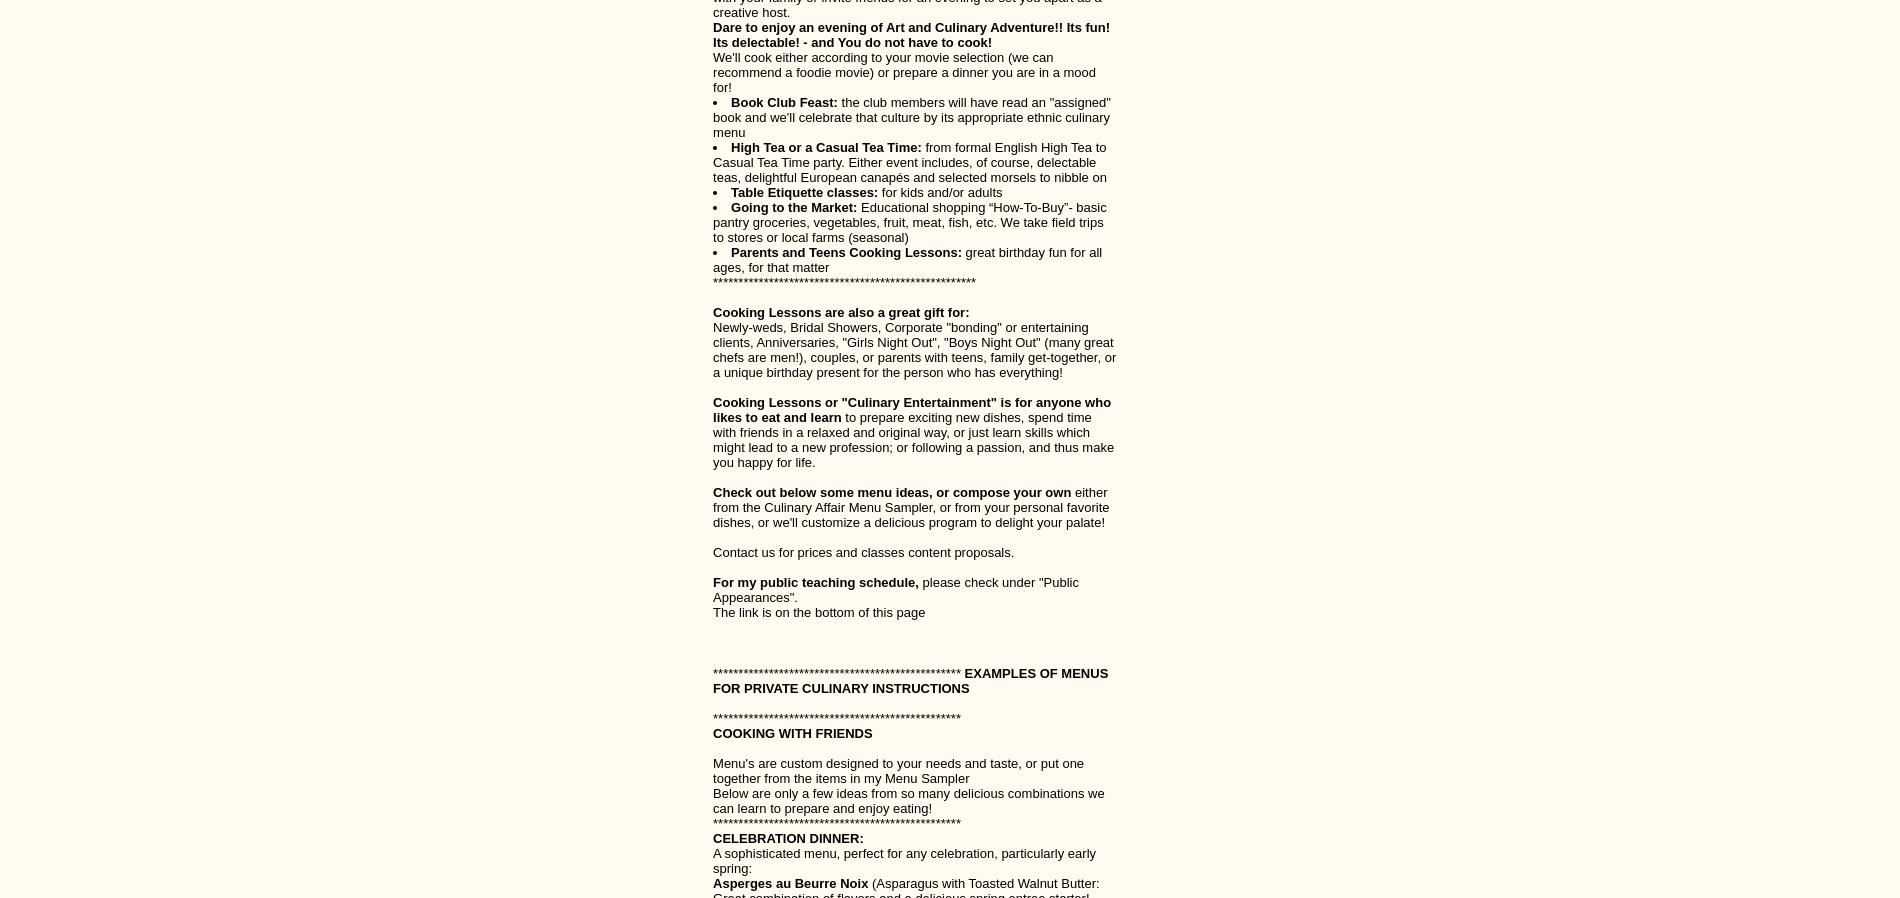 This screenshot has height=898, width=1900. What do you see at coordinates (712, 410) in the screenshot?
I see `'Cooking Lessons or "Culinary Entertainment" is for anyone who likes to eat and learn'` at bounding box center [712, 410].